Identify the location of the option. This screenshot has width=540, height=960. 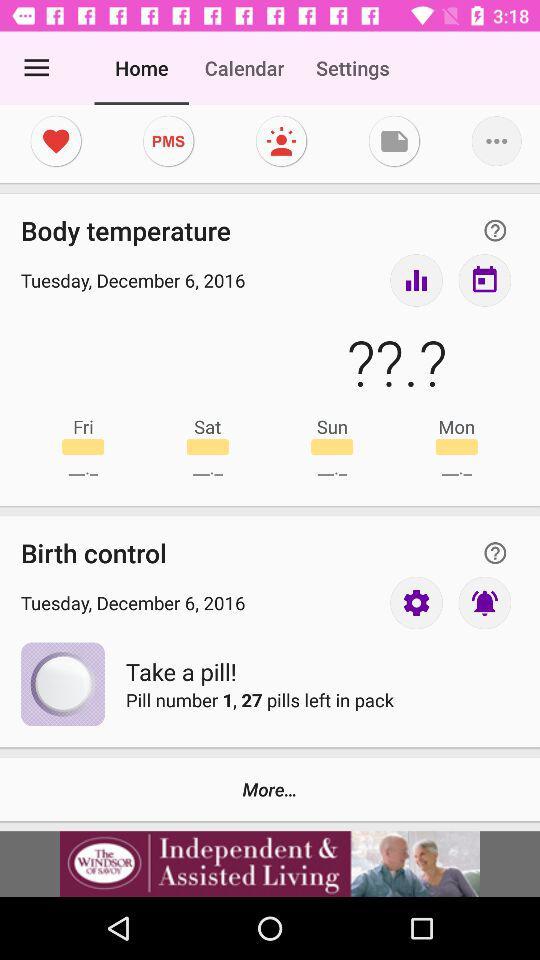
(270, 863).